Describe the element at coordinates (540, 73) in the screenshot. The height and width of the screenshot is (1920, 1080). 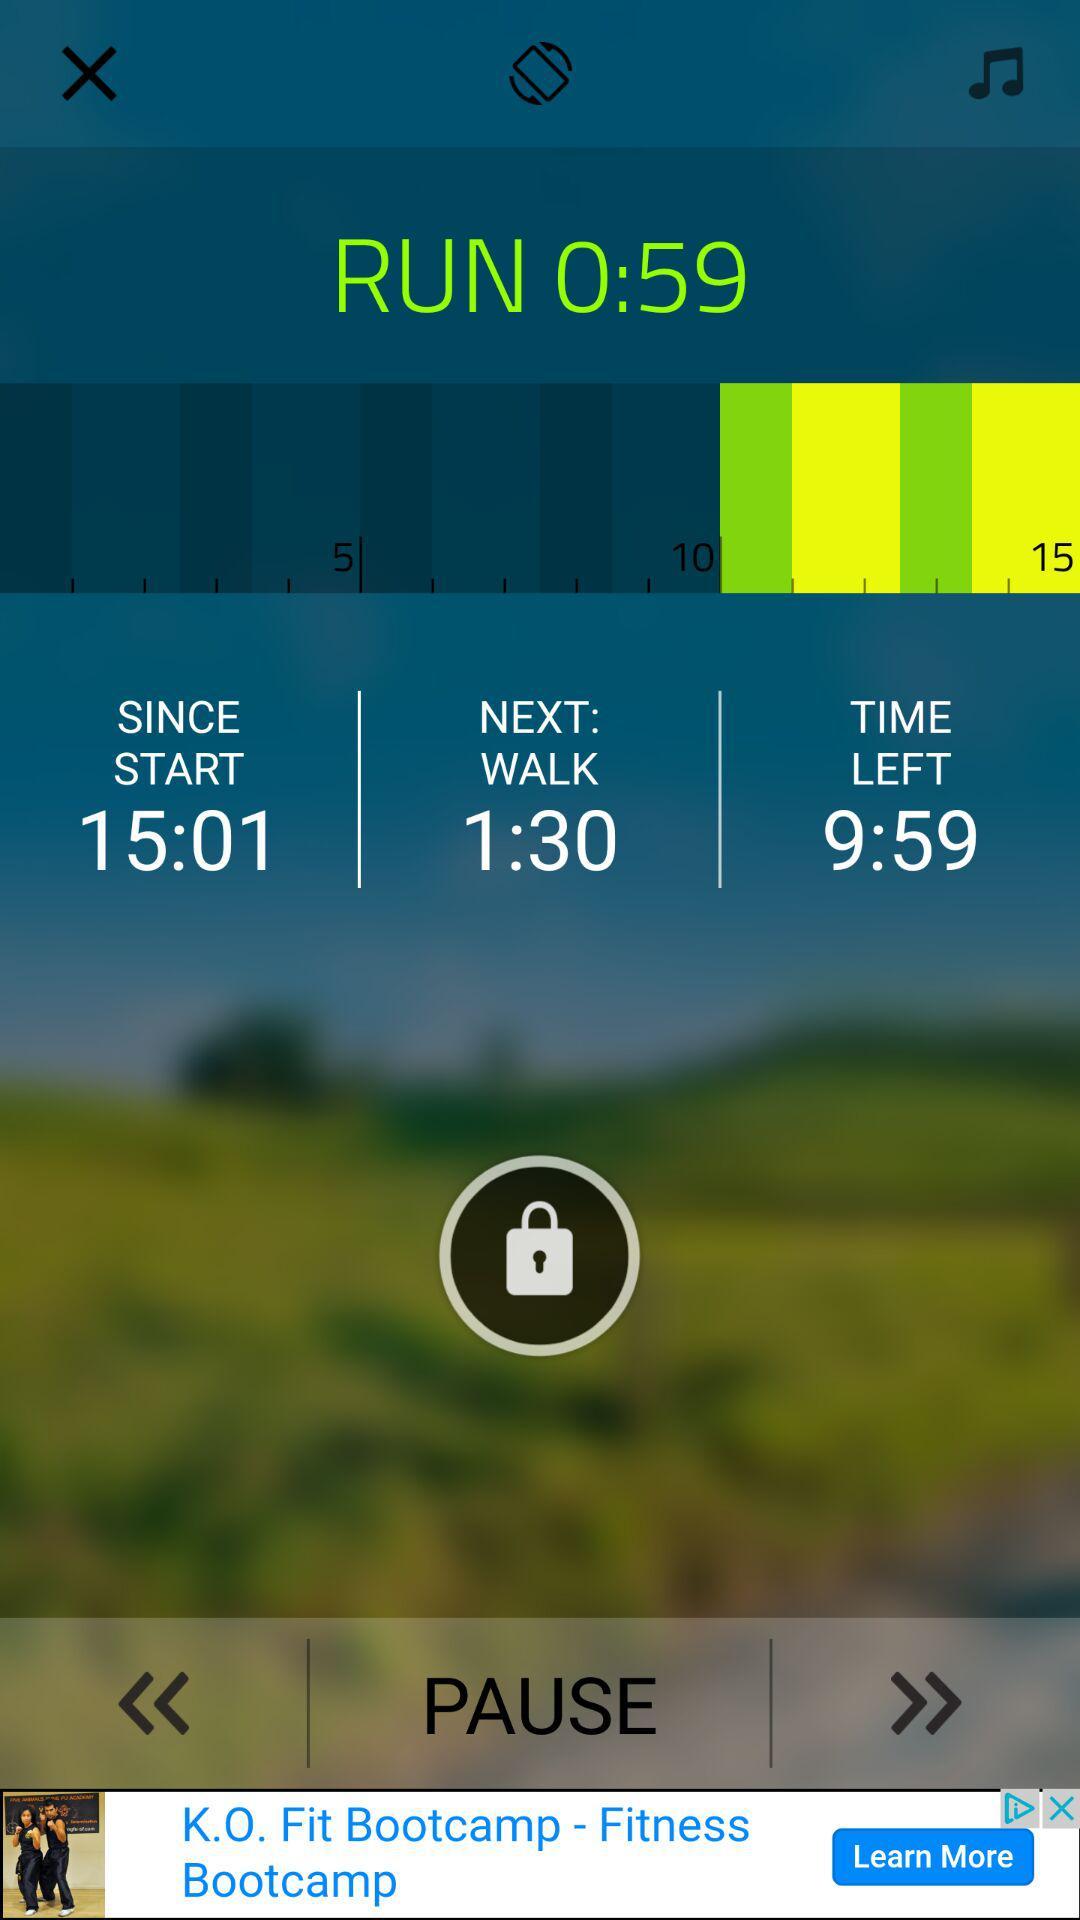
I see `turn screen` at that location.